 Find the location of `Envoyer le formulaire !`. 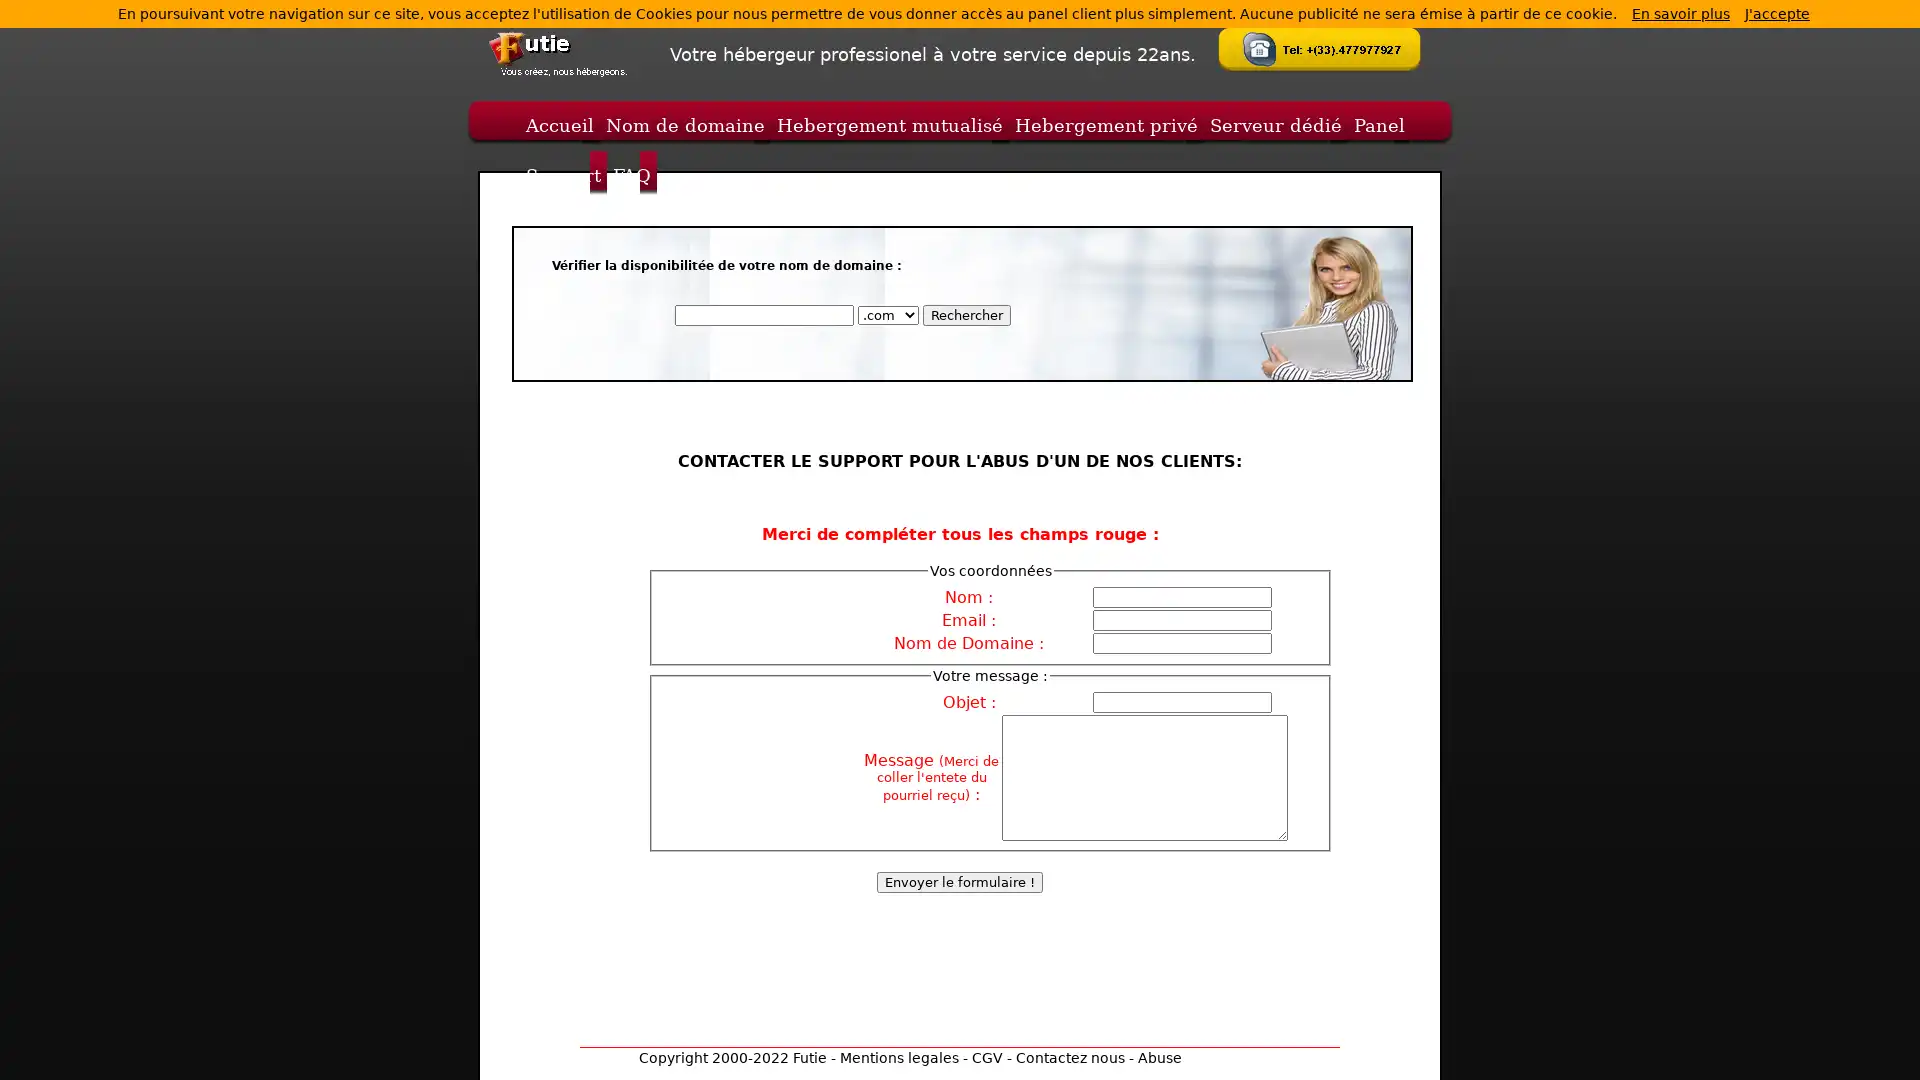

Envoyer le formulaire ! is located at coordinates (960, 881).